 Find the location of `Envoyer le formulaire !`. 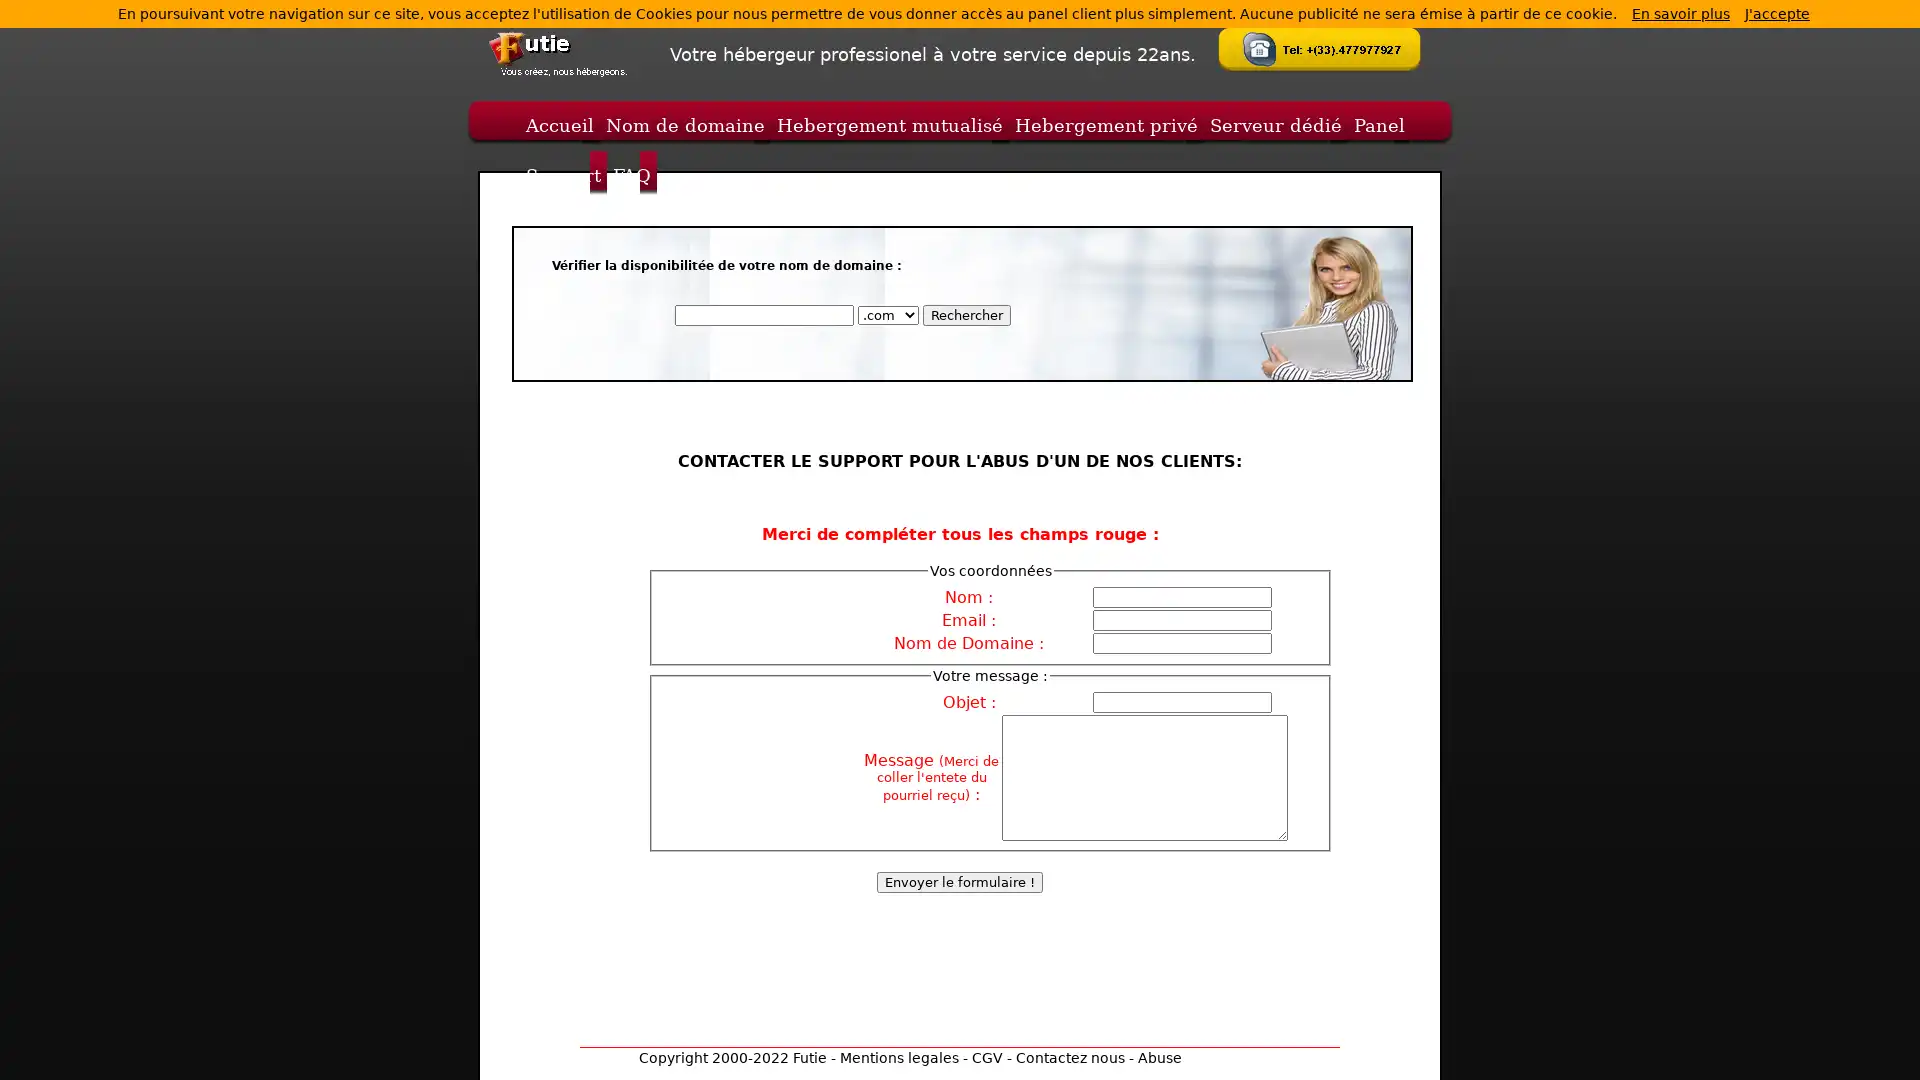

Envoyer le formulaire ! is located at coordinates (960, 881).